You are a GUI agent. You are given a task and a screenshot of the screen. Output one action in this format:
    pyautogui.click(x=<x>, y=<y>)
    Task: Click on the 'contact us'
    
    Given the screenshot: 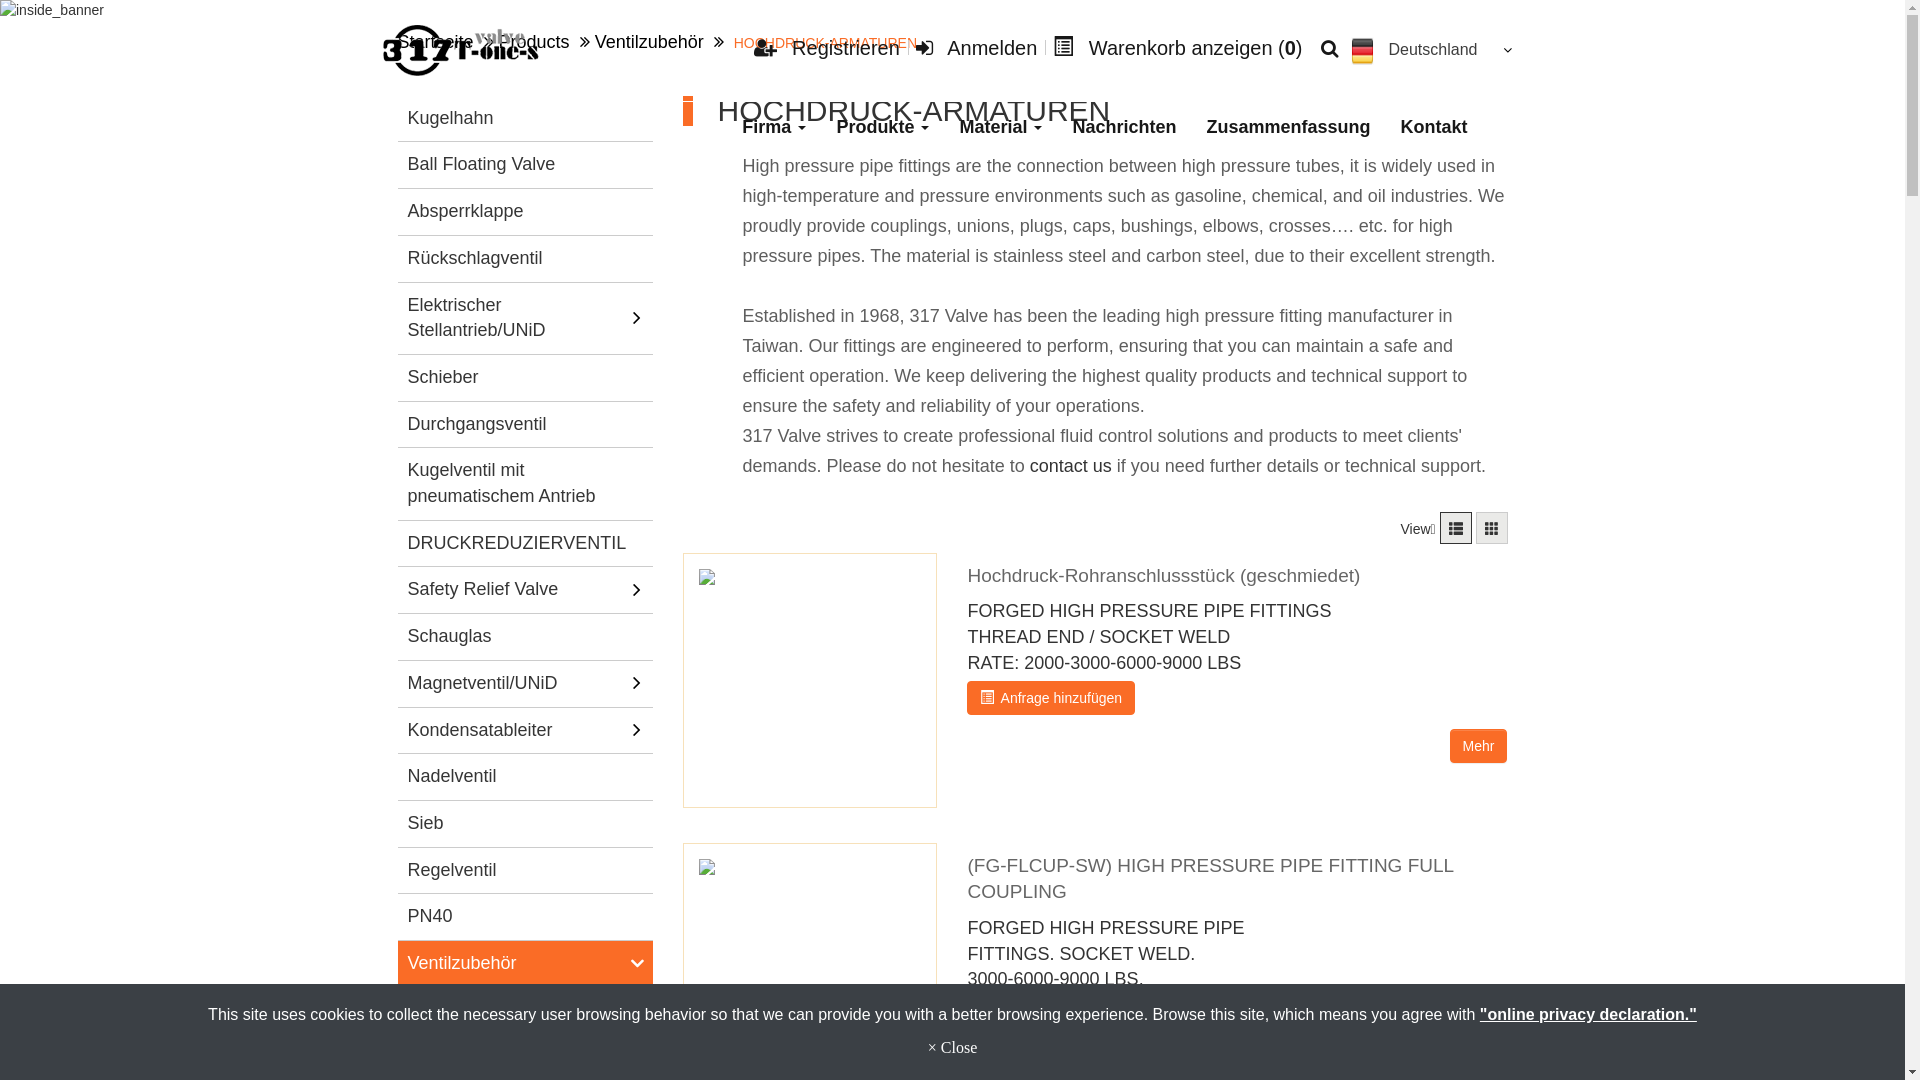 What is the action you would take?
    pyautogui.click(x=1069, y=466)
    